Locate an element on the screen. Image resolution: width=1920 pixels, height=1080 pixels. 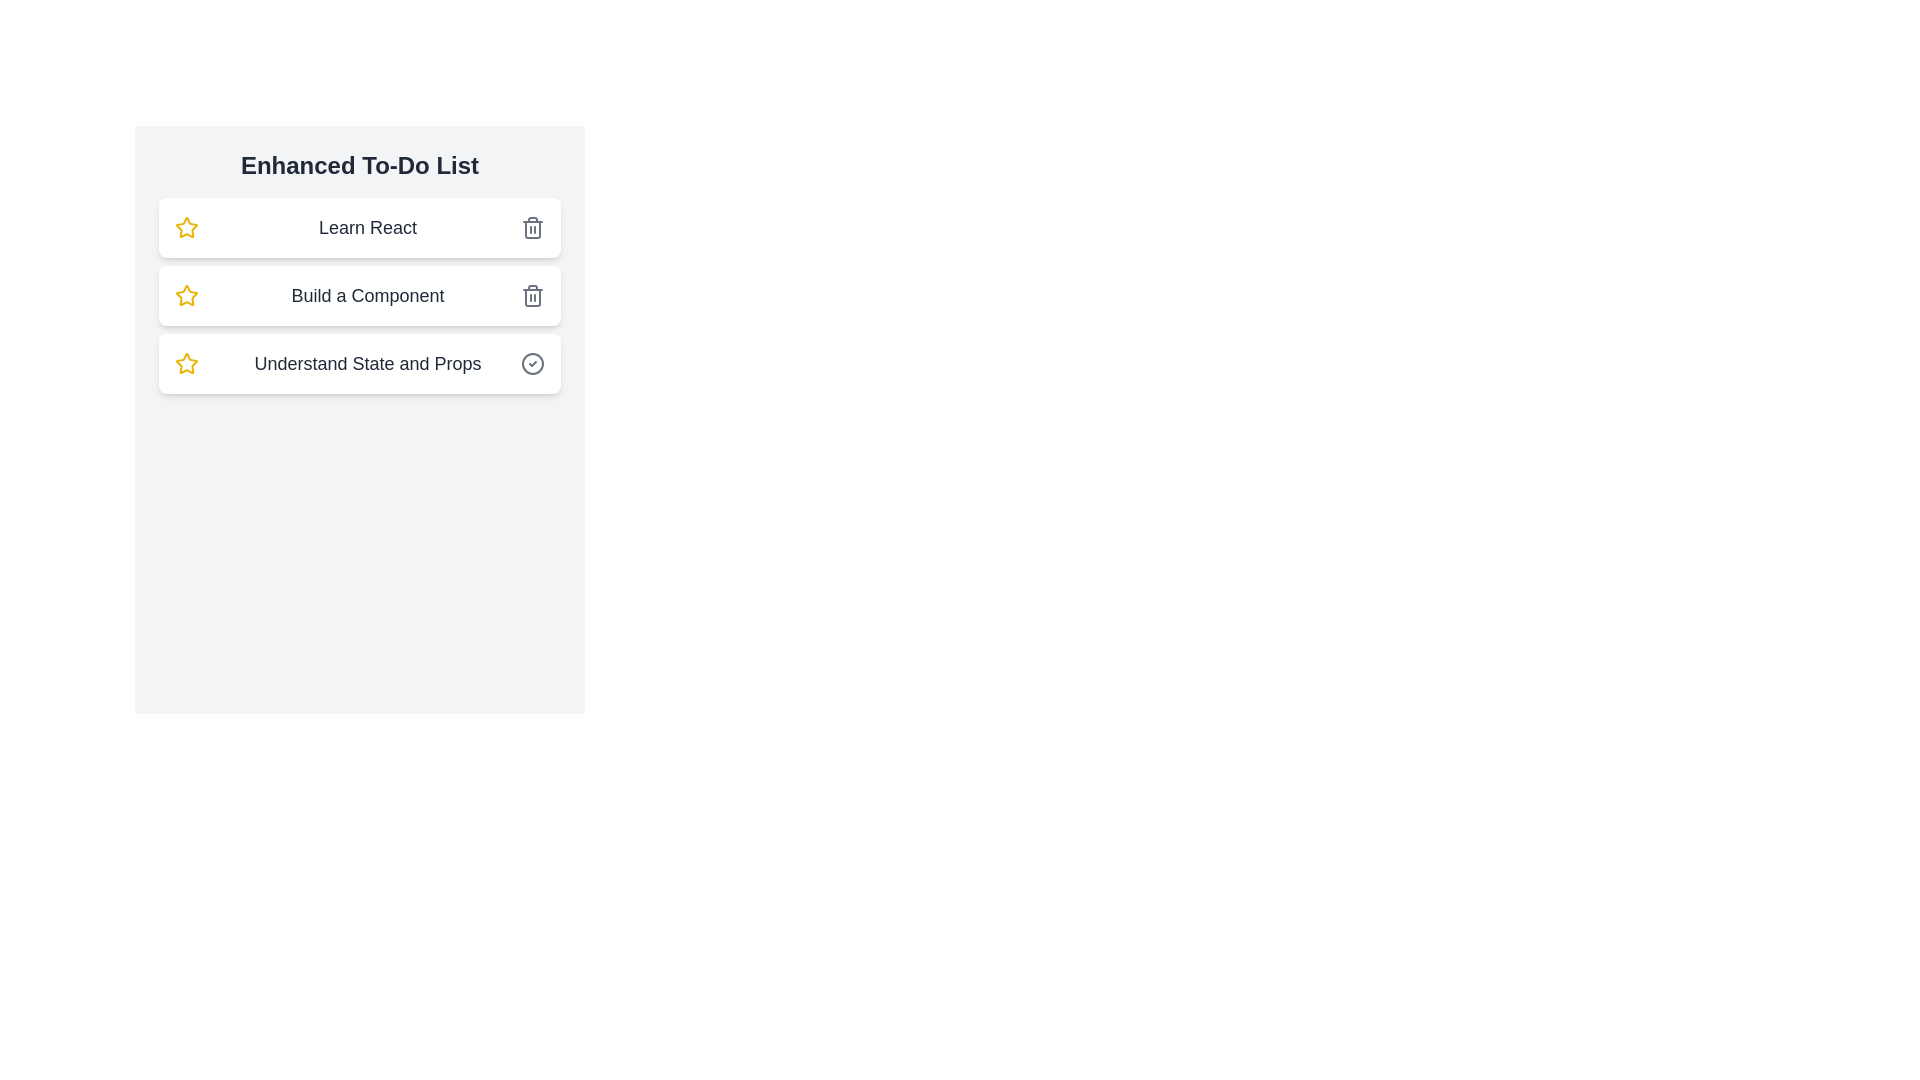
the List Item labeled 'Build a Component' is located at coordinates (360, 296).